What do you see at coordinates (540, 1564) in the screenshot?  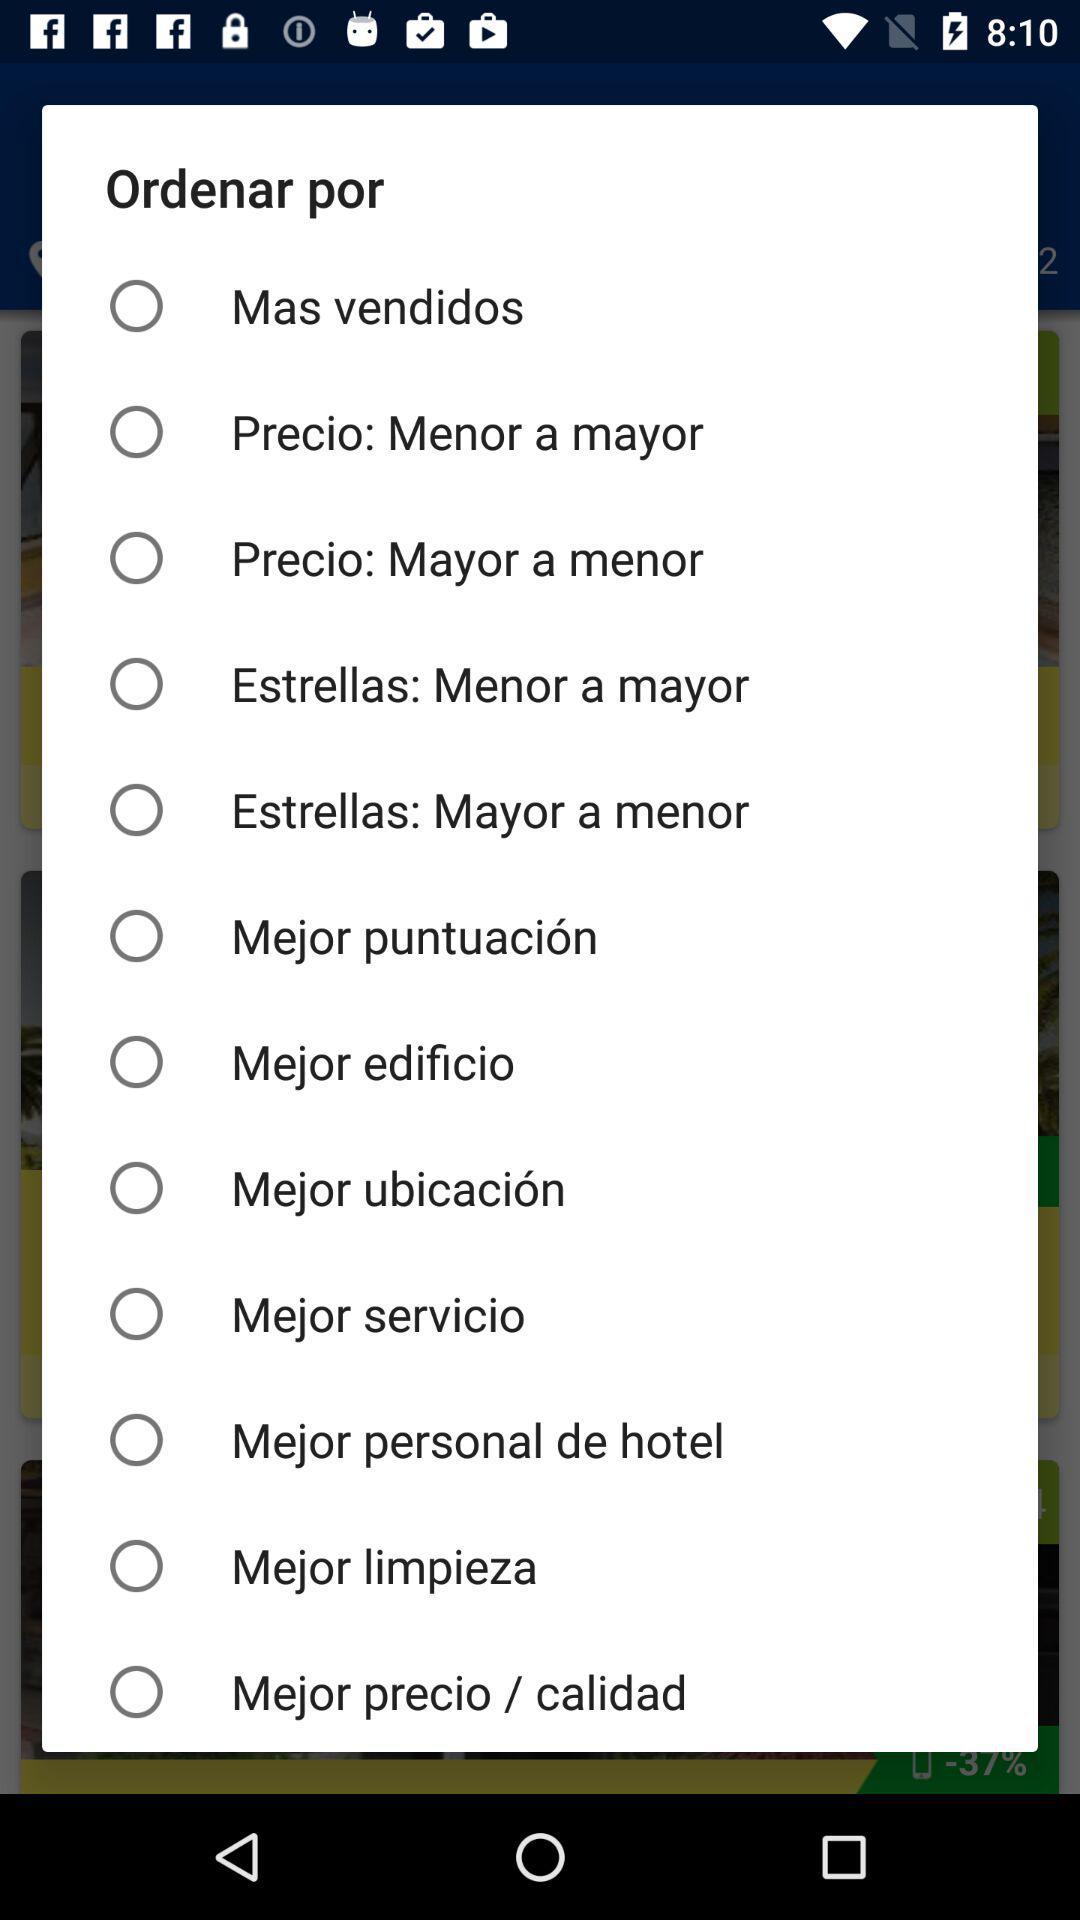 I see `the mejor limpieza` at bounding box center [540, 1564].